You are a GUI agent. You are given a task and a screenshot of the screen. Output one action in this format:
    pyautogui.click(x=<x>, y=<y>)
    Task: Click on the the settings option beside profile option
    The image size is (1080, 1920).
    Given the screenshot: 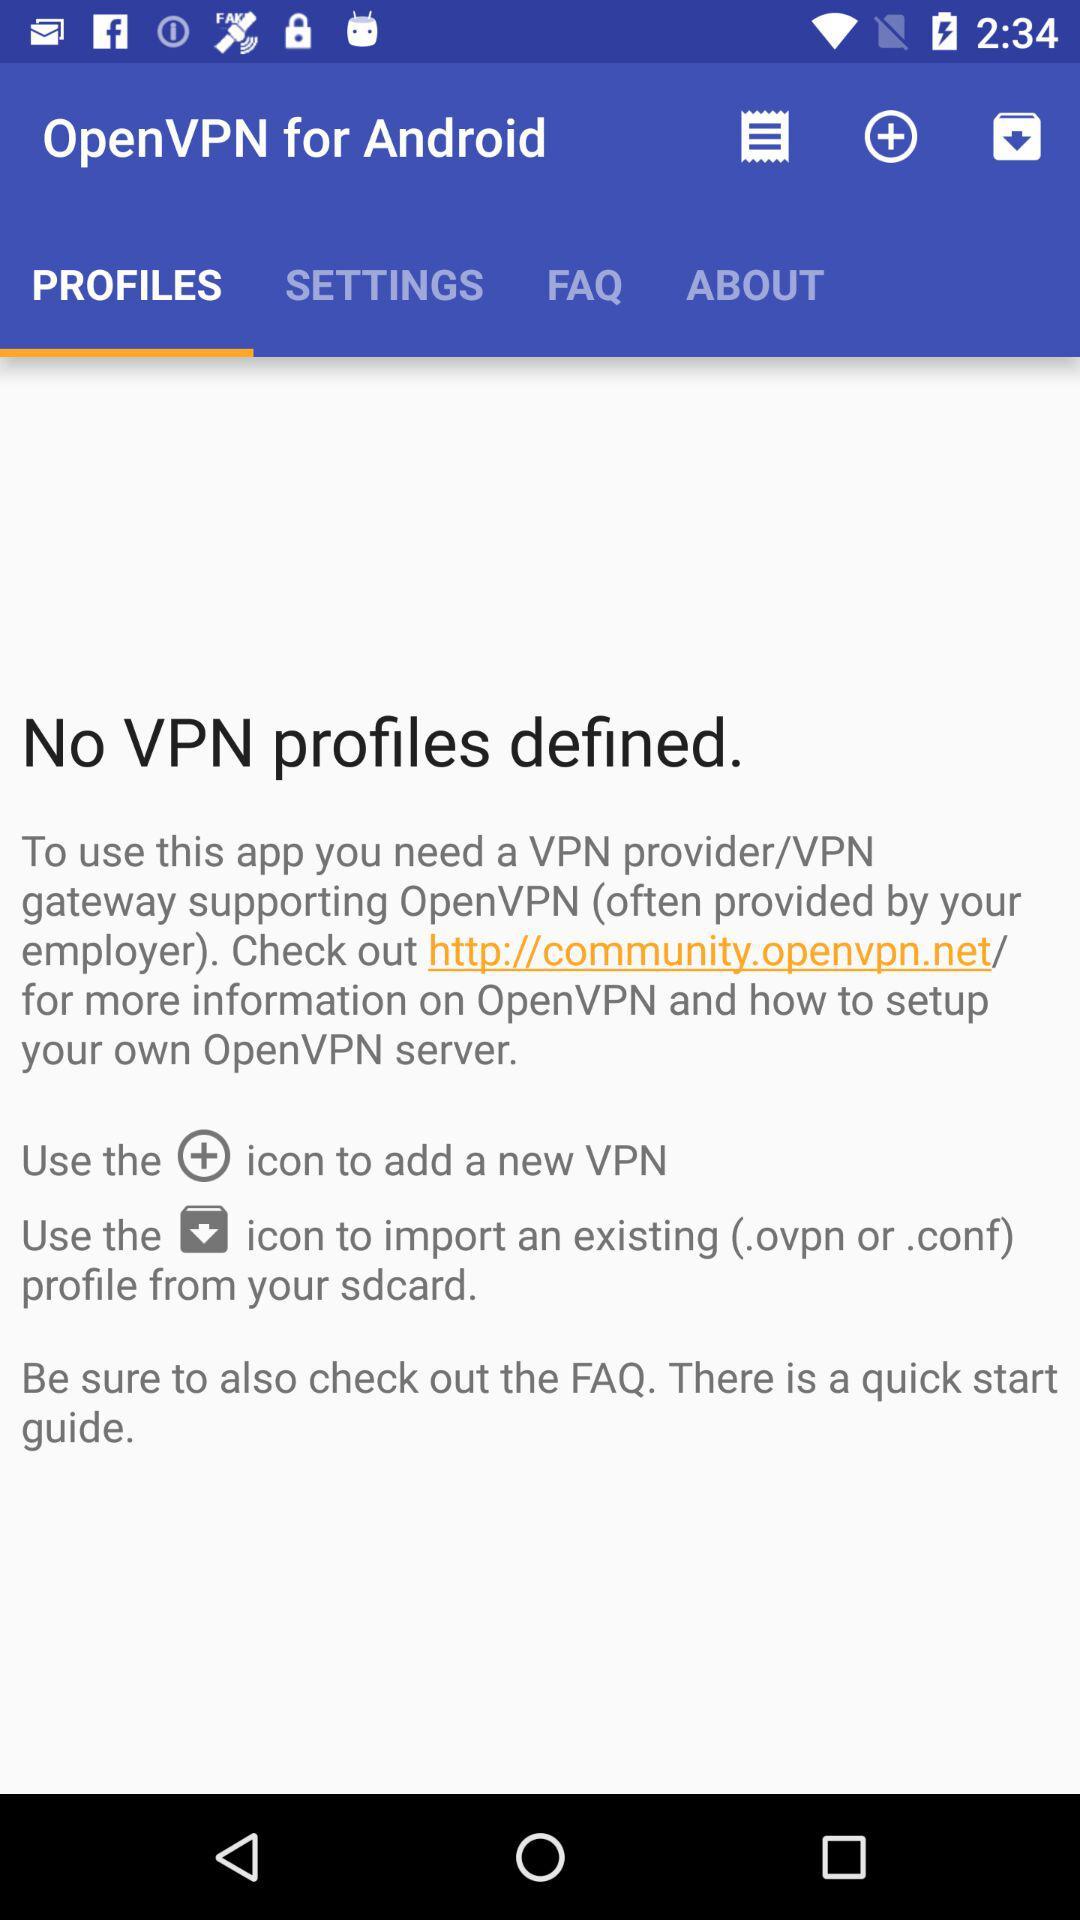 What is the action you would take?
    pyautogui.click(x=384, y=282)
    